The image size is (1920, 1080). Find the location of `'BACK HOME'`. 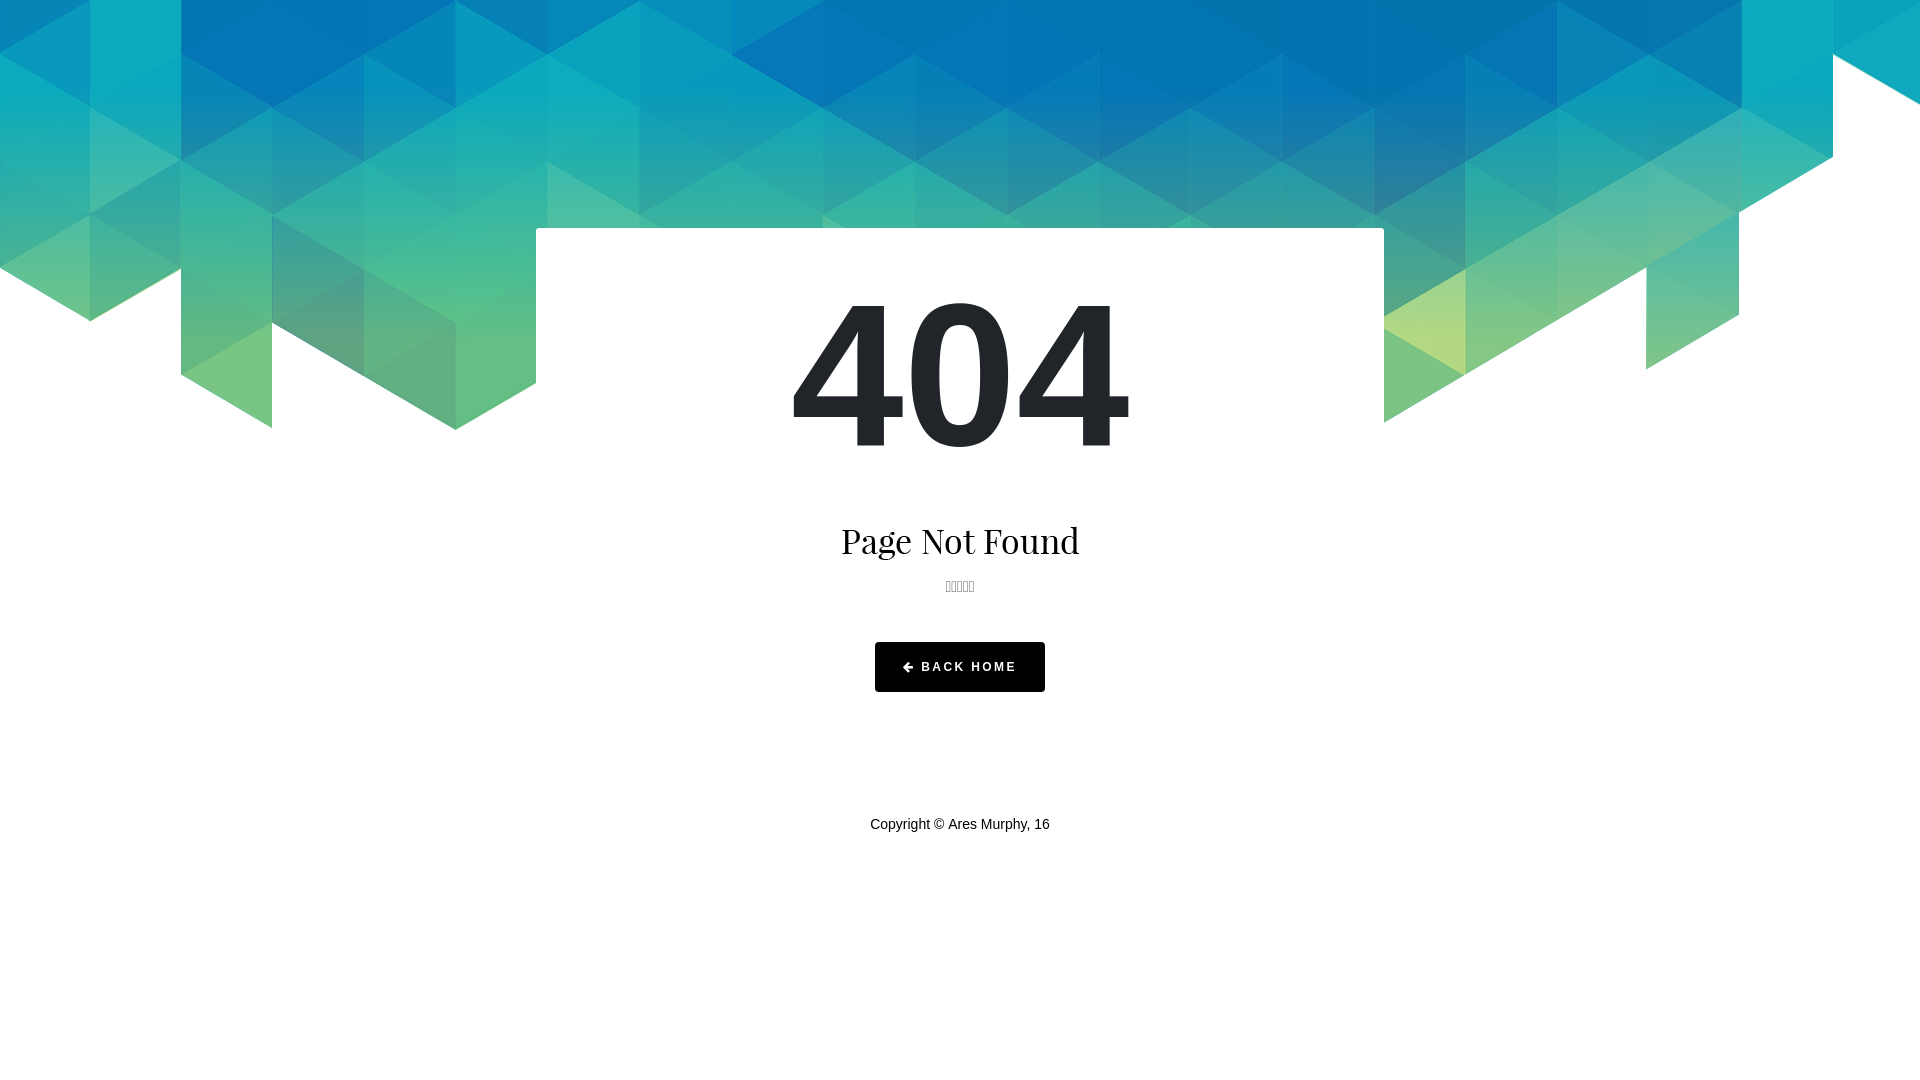

'BACK HOME' is located at coordinates (960, 667).